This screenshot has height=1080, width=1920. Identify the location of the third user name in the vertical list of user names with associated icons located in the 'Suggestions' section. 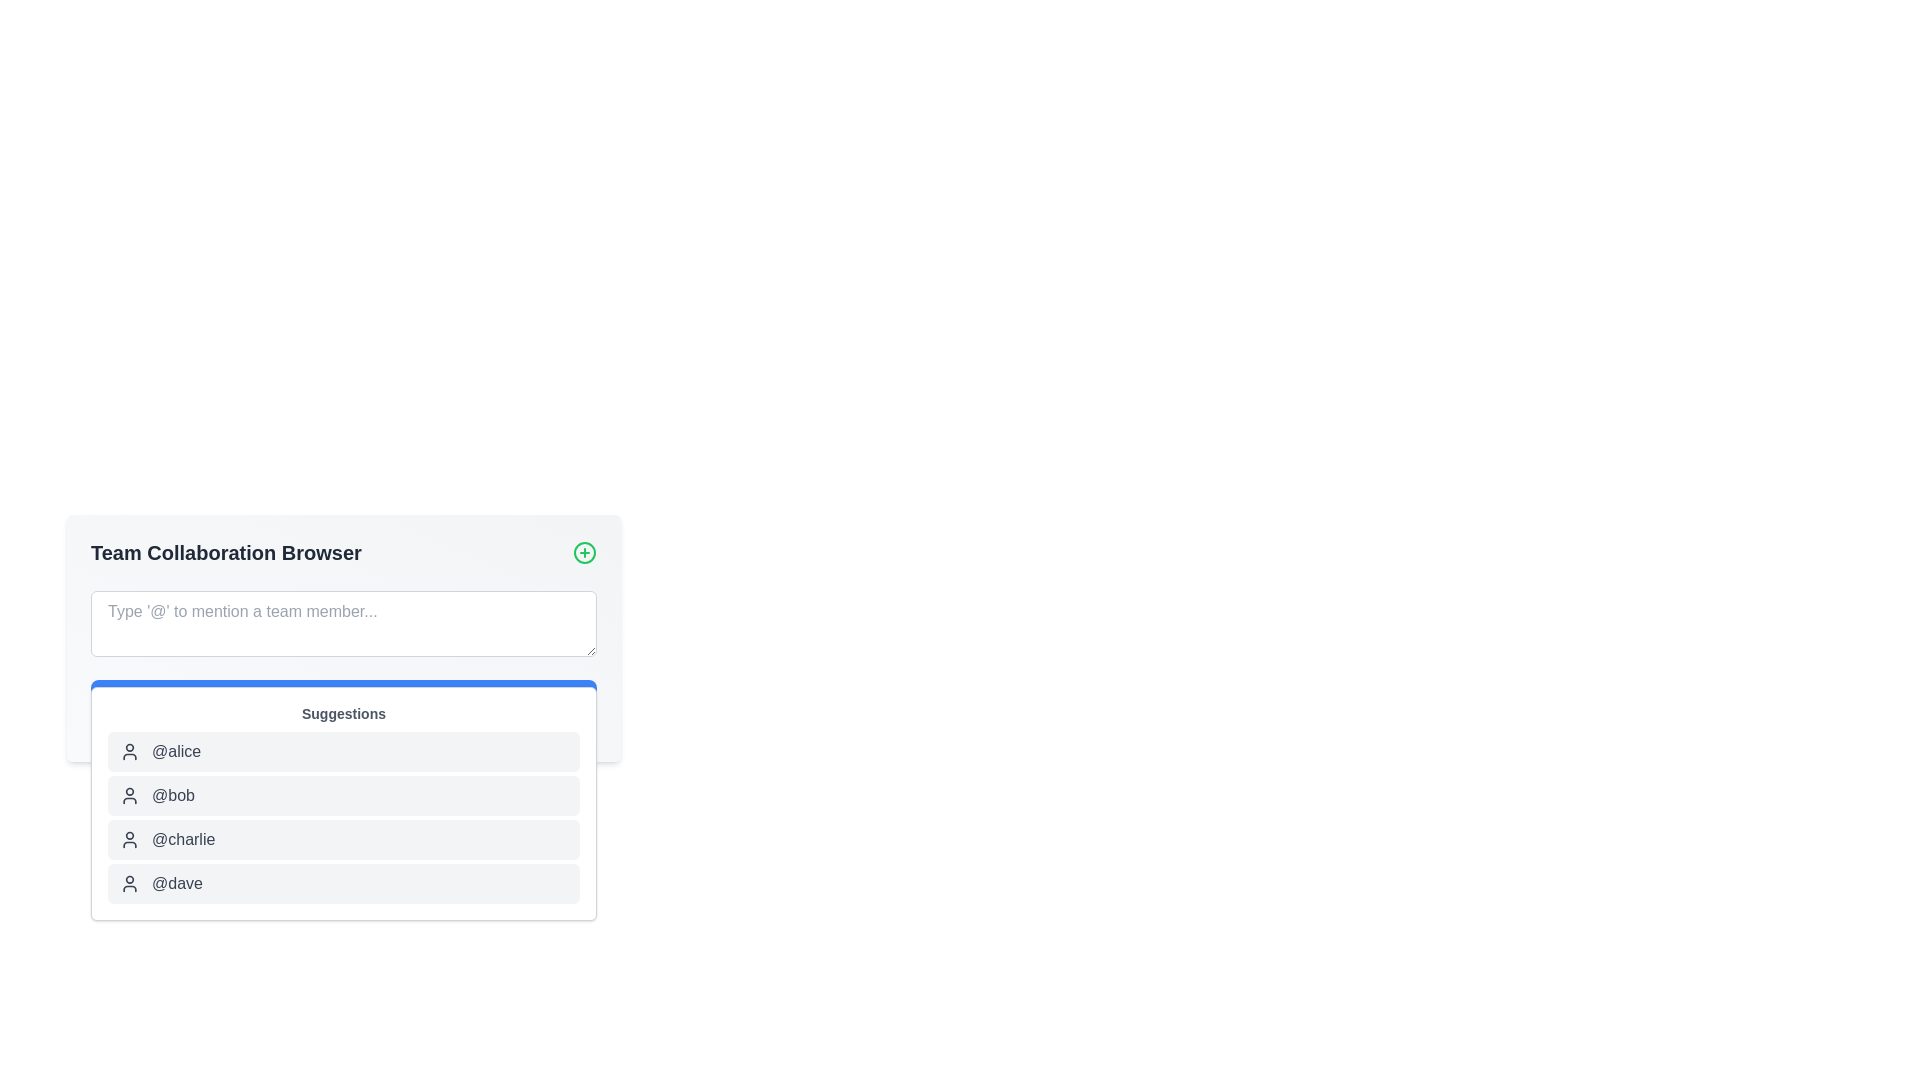
(344, 817).